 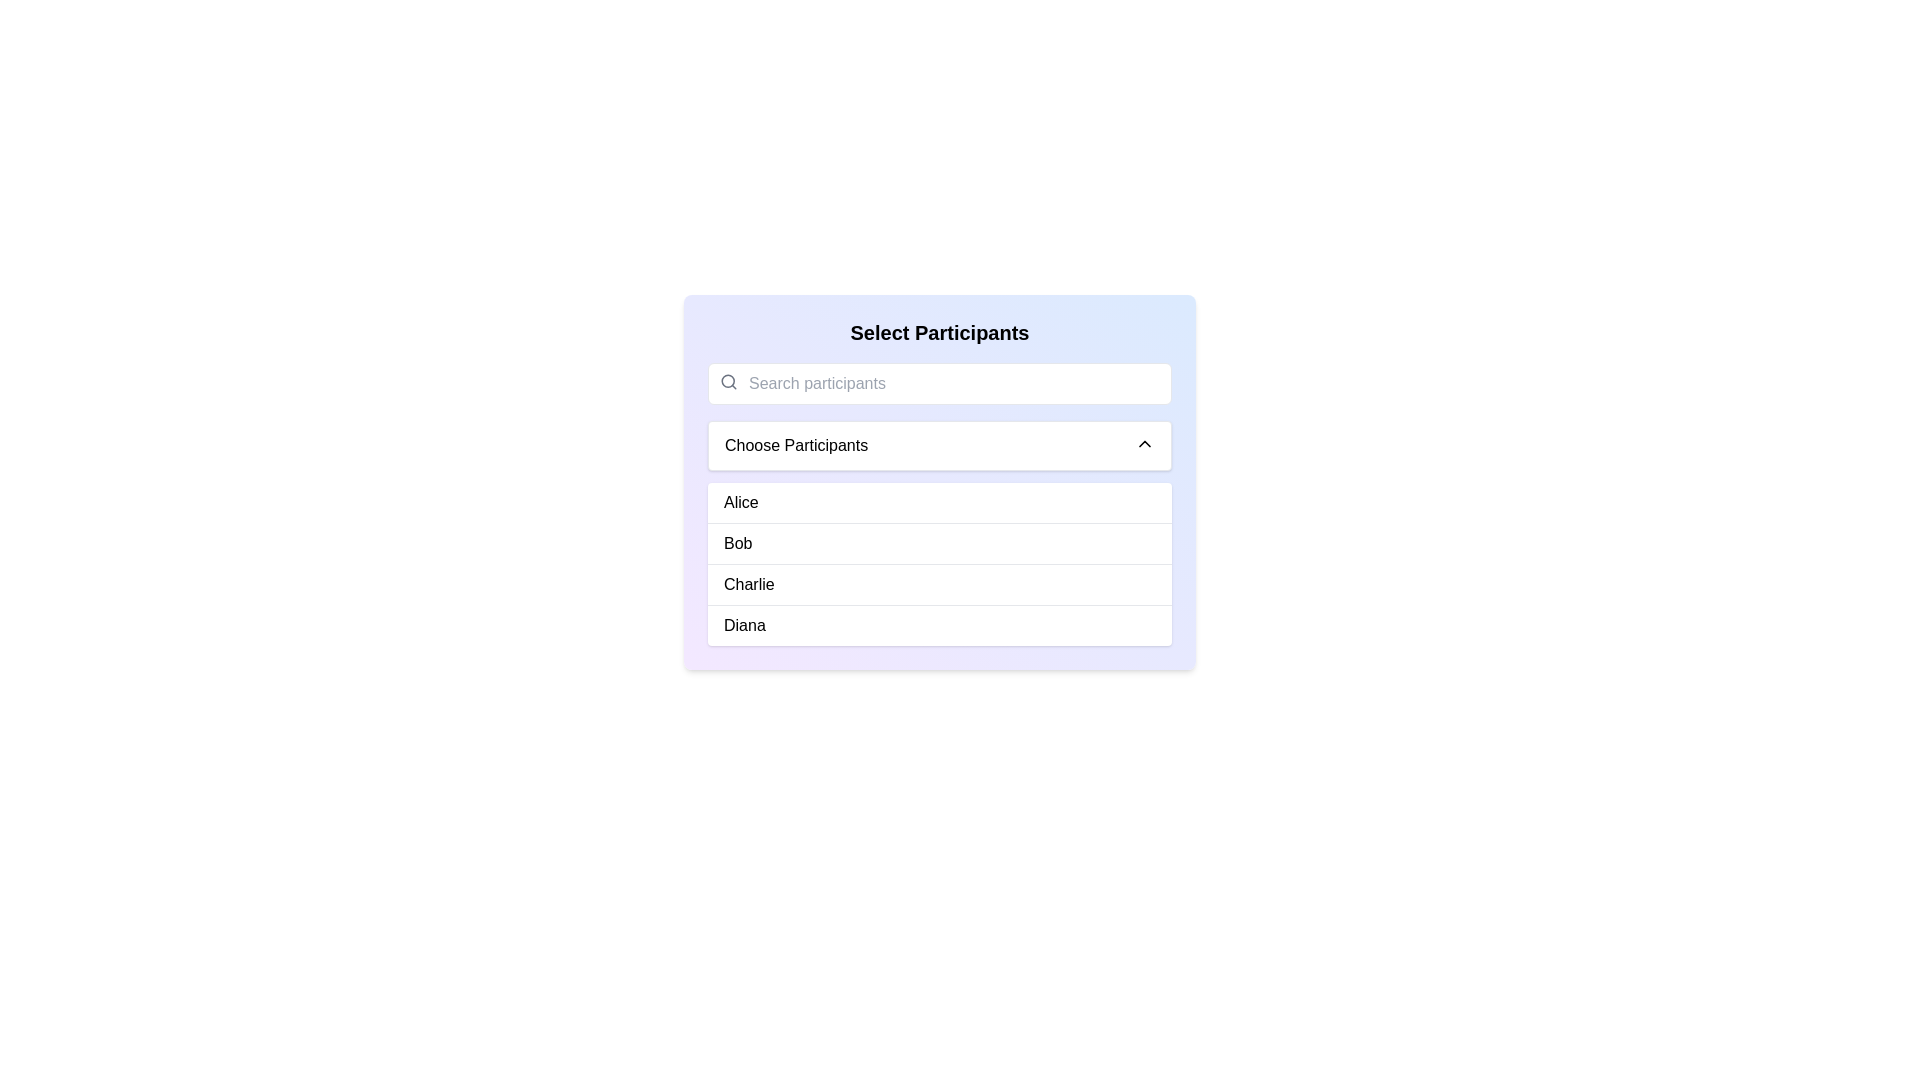 I want to click on the first text label in the 'Choose Participants' list, so click(x=740, y=501).